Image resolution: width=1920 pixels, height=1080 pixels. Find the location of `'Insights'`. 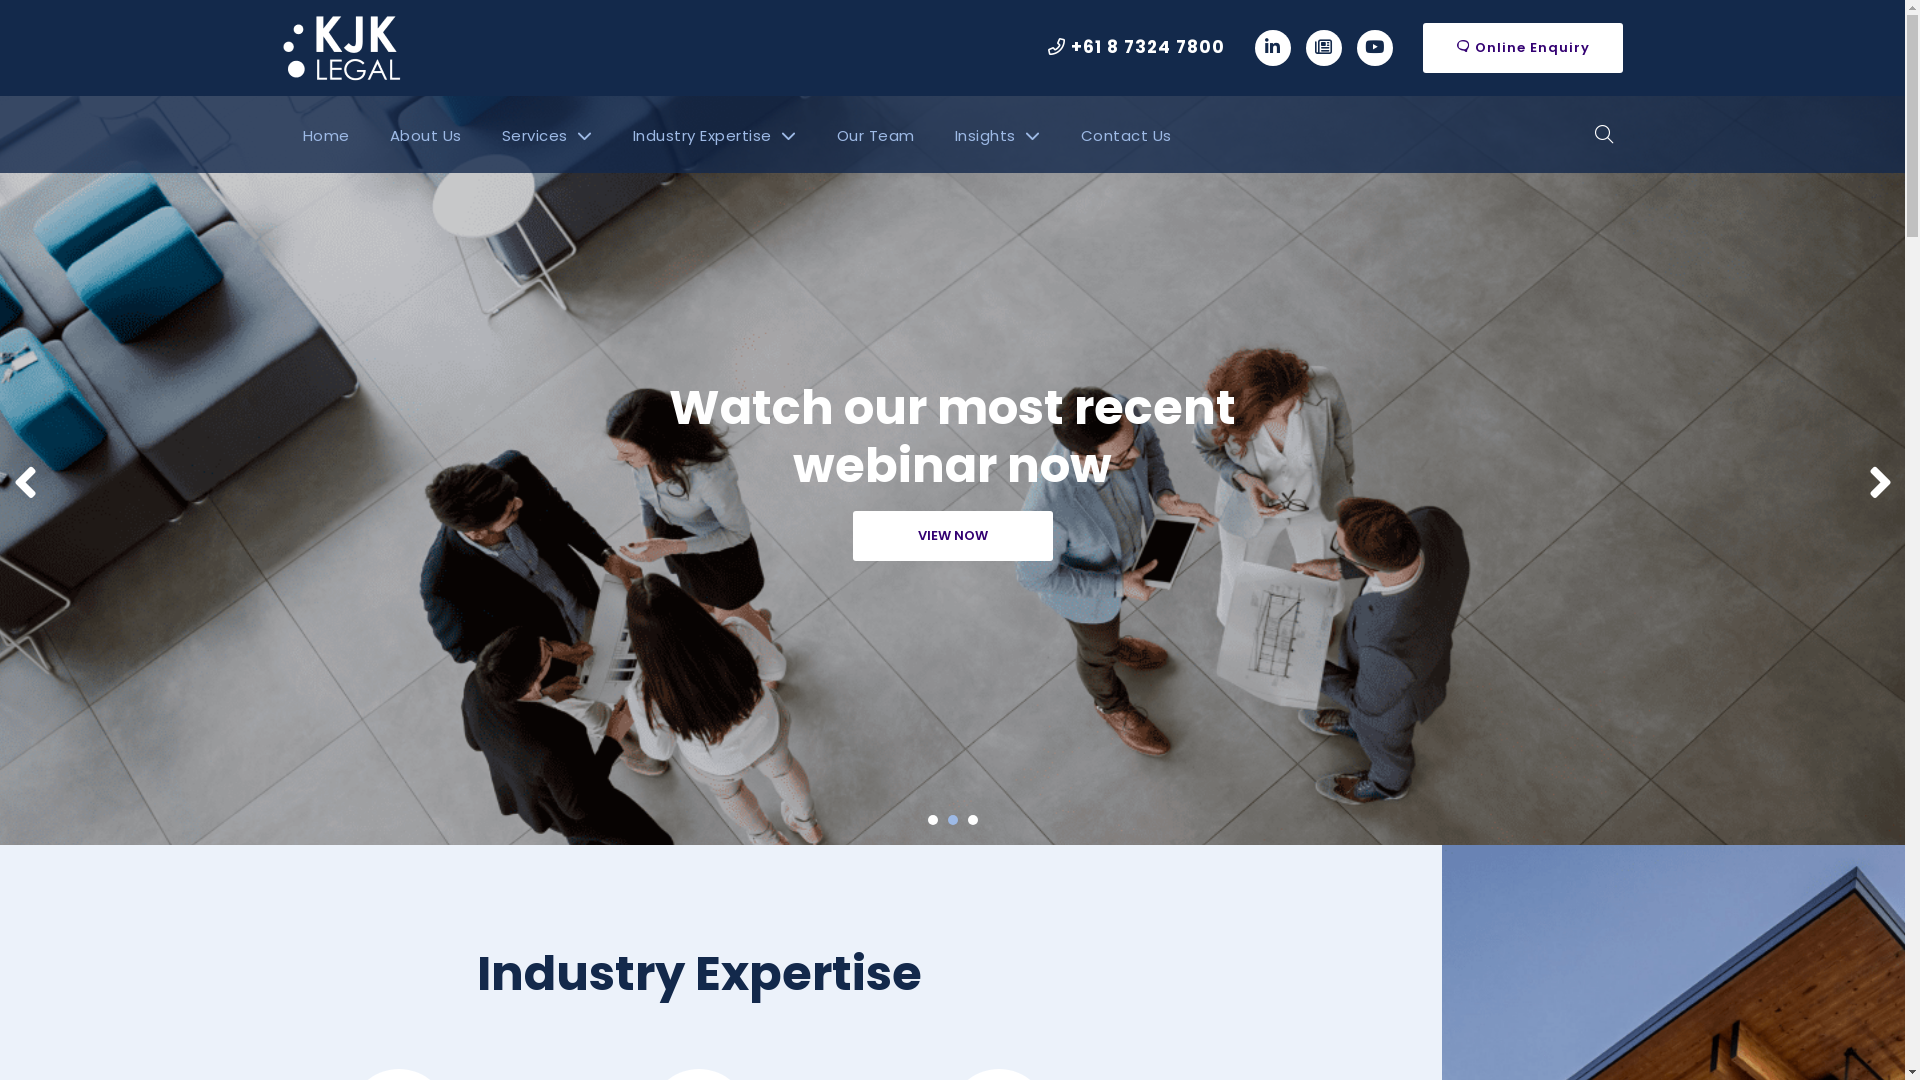

'Insights' is located at coordinates (997, 135).